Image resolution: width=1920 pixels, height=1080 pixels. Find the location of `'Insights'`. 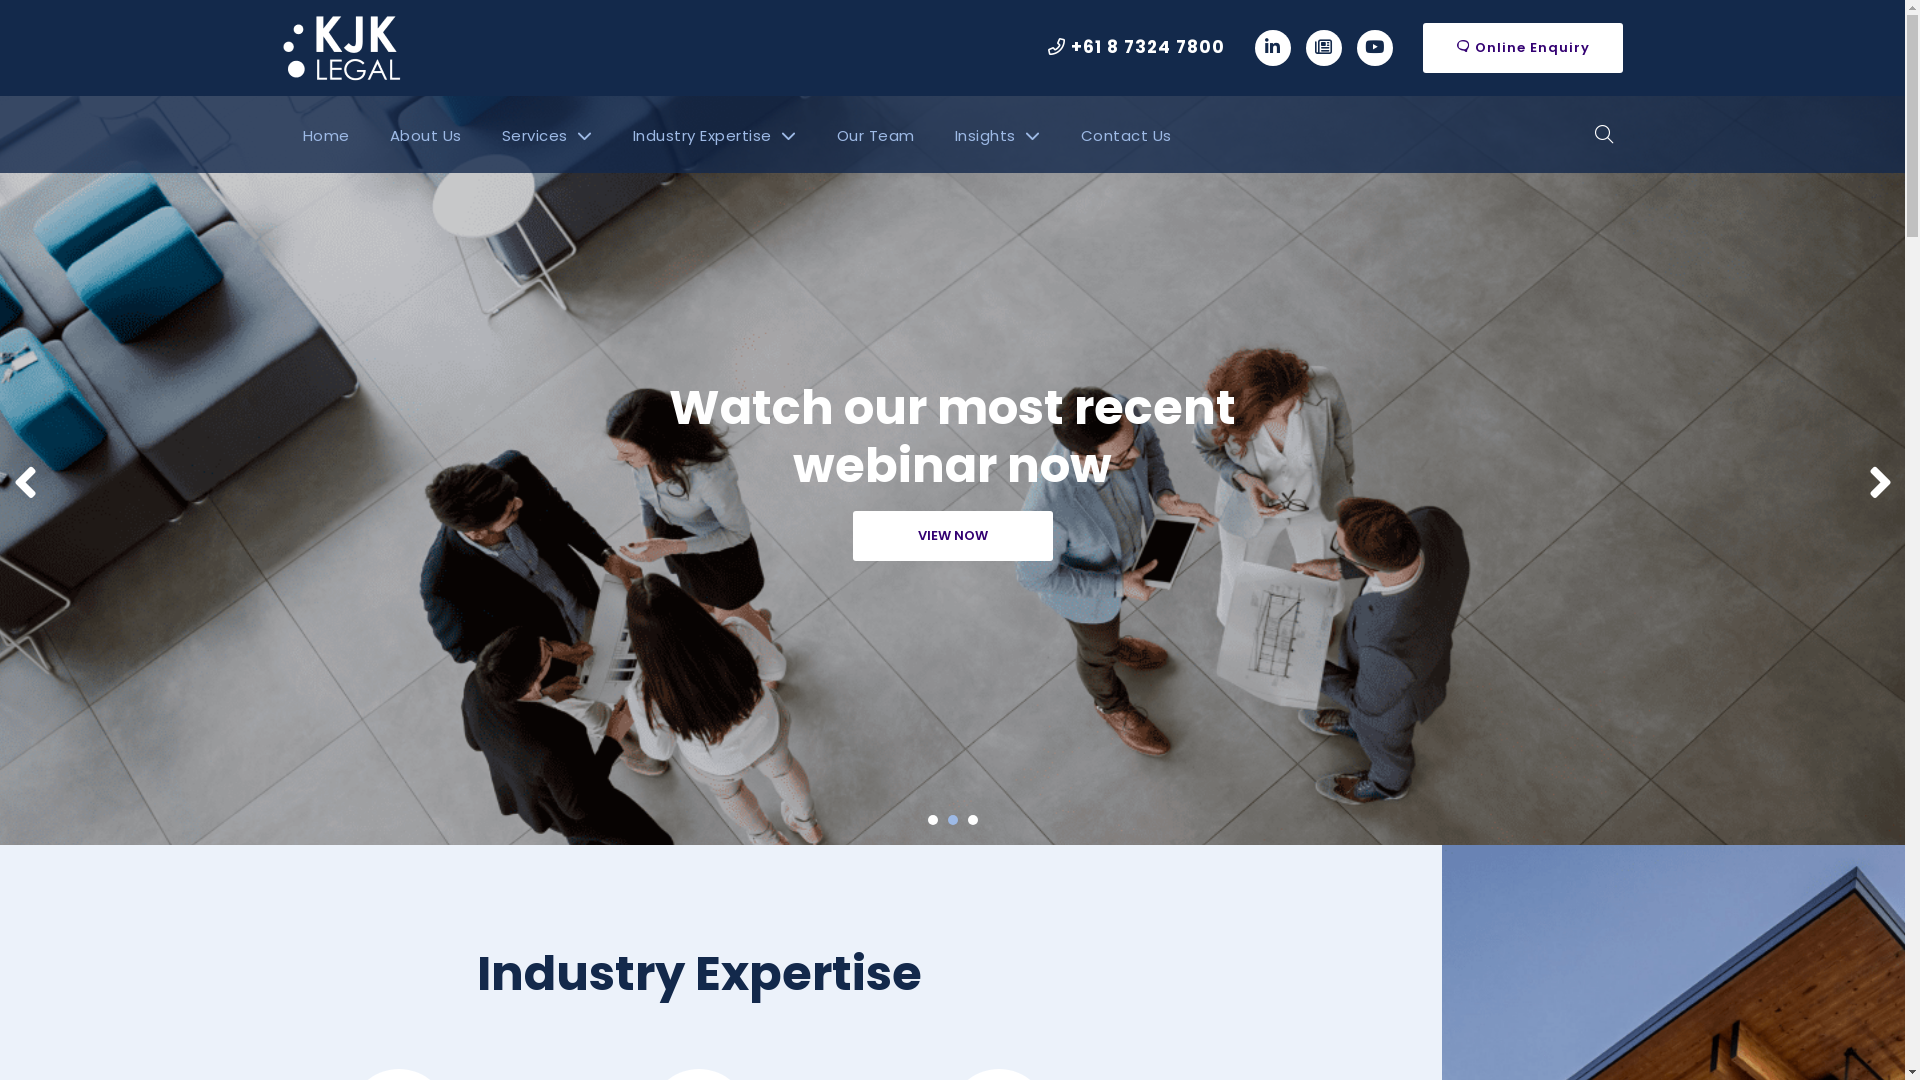

'Insights' is located at coordinates (997, 135).